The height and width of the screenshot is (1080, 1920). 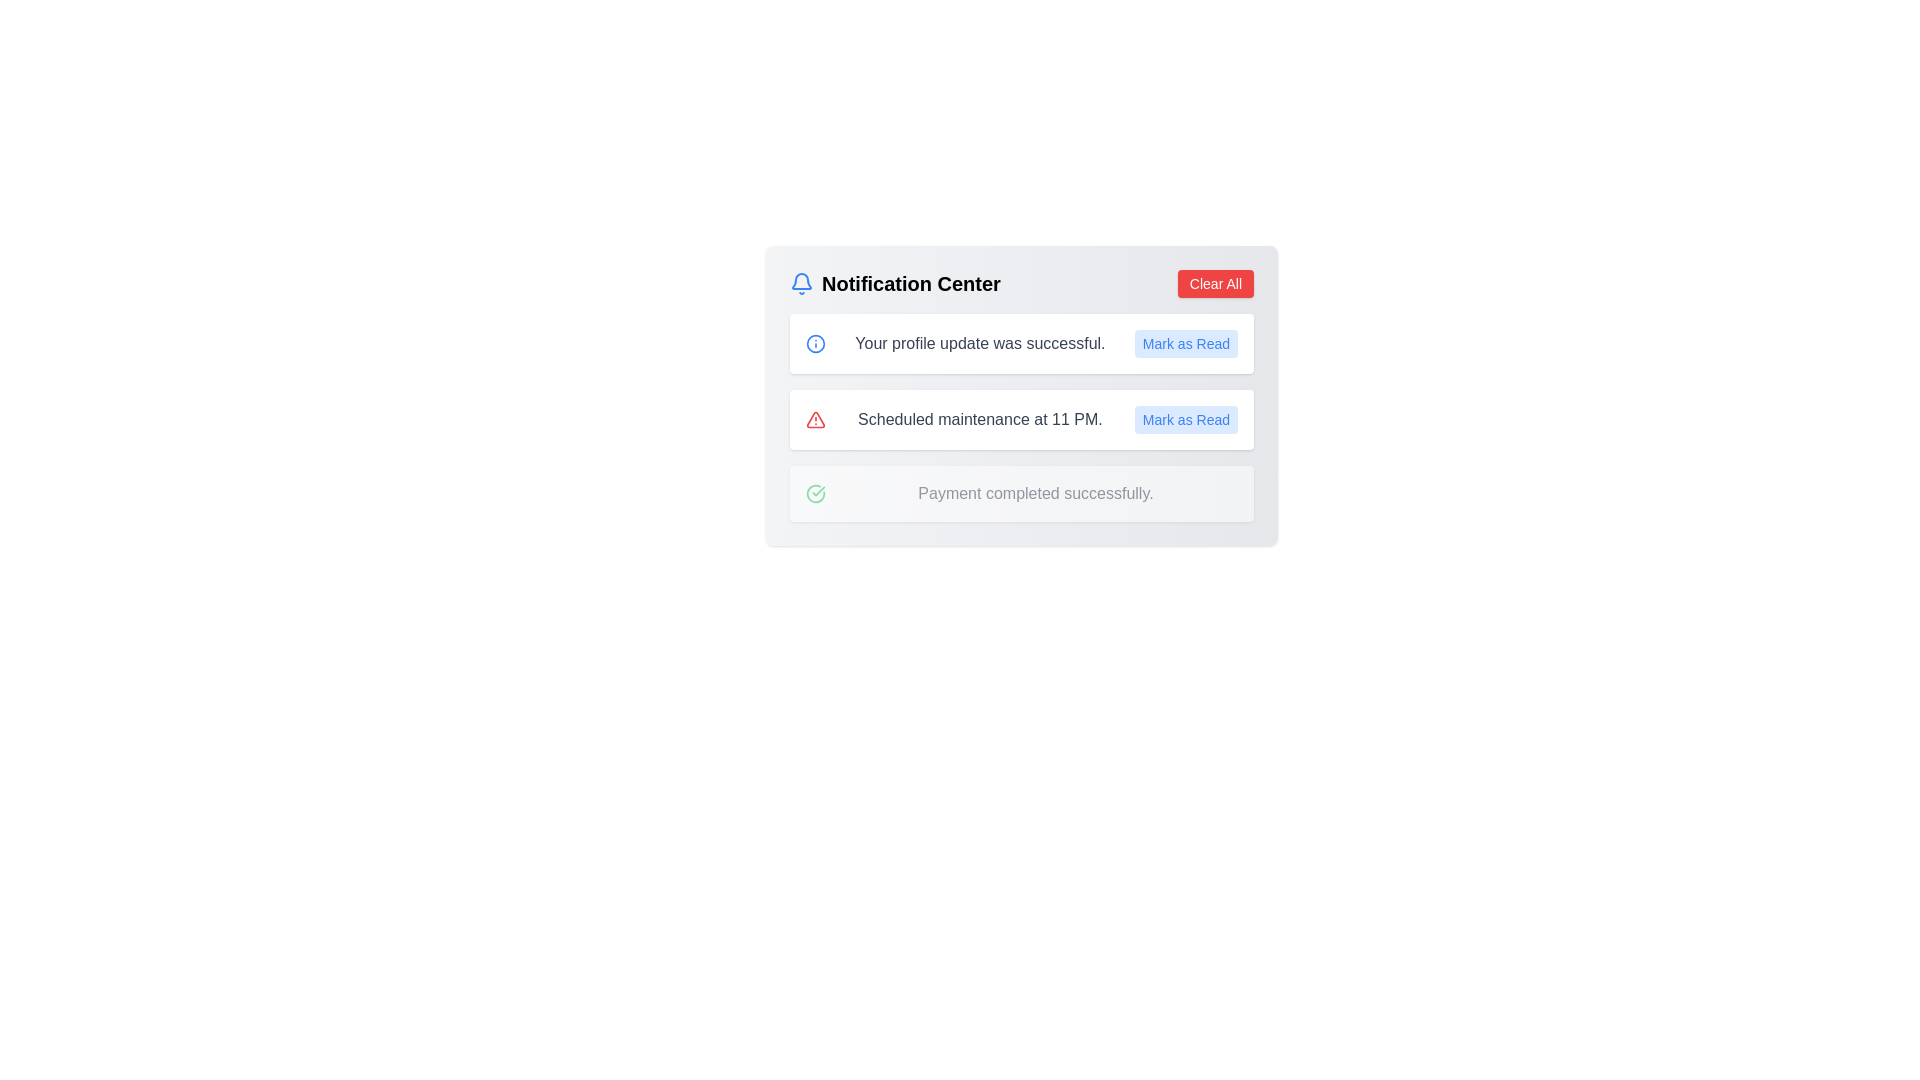 What do you see at coordinates (980, 342) in the screenshot?
I see `the notification message text label that indicates a successful profile update, located in the second row of the notification list` at bounding box center [980, 342].